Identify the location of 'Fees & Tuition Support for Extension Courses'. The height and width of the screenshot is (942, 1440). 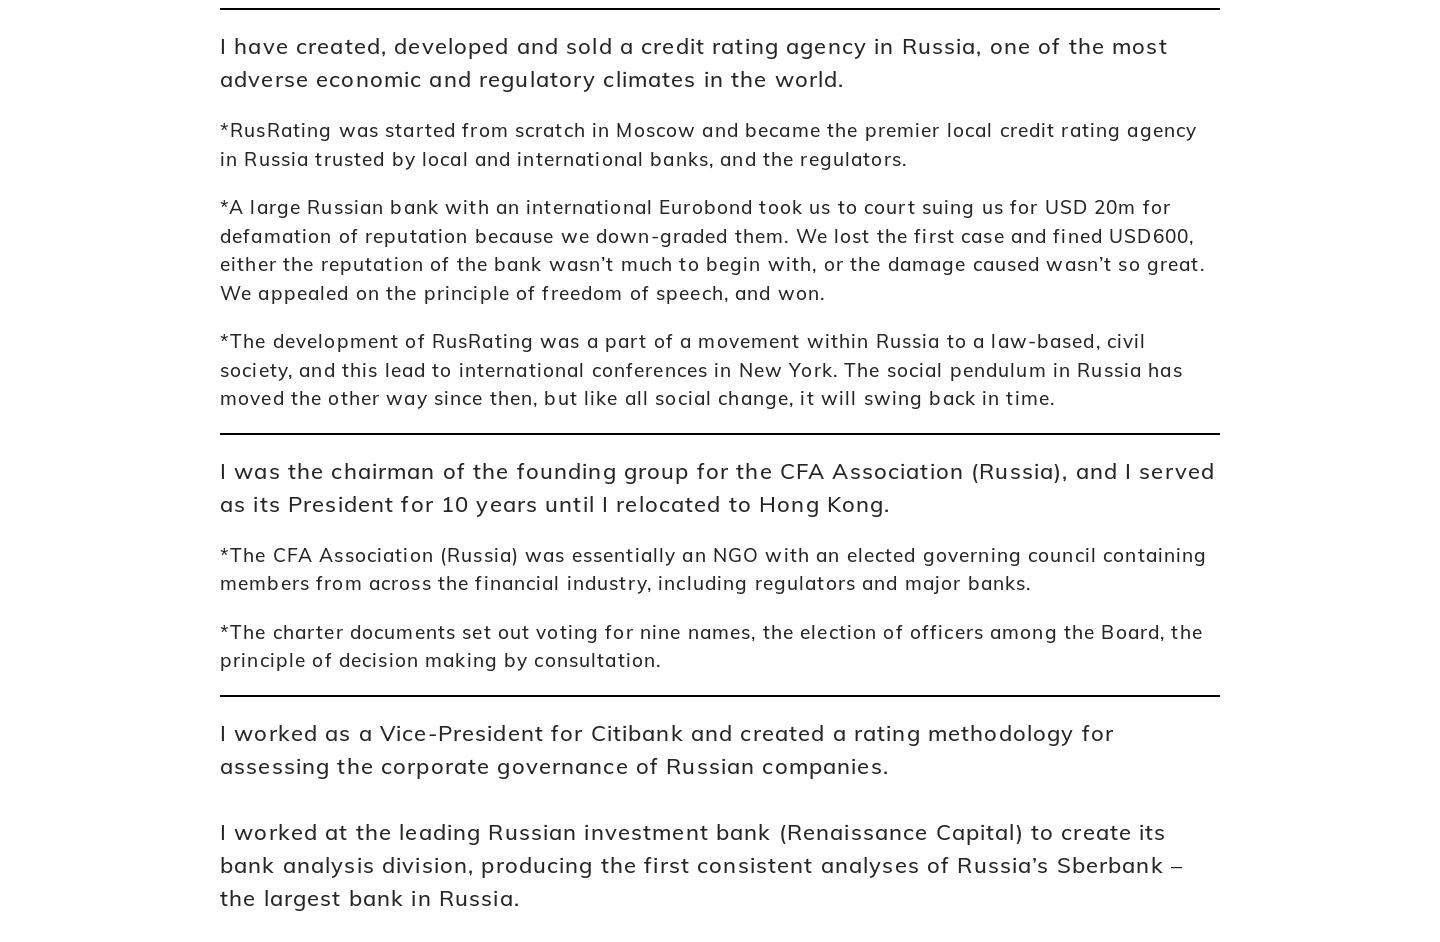
(1106, 482).